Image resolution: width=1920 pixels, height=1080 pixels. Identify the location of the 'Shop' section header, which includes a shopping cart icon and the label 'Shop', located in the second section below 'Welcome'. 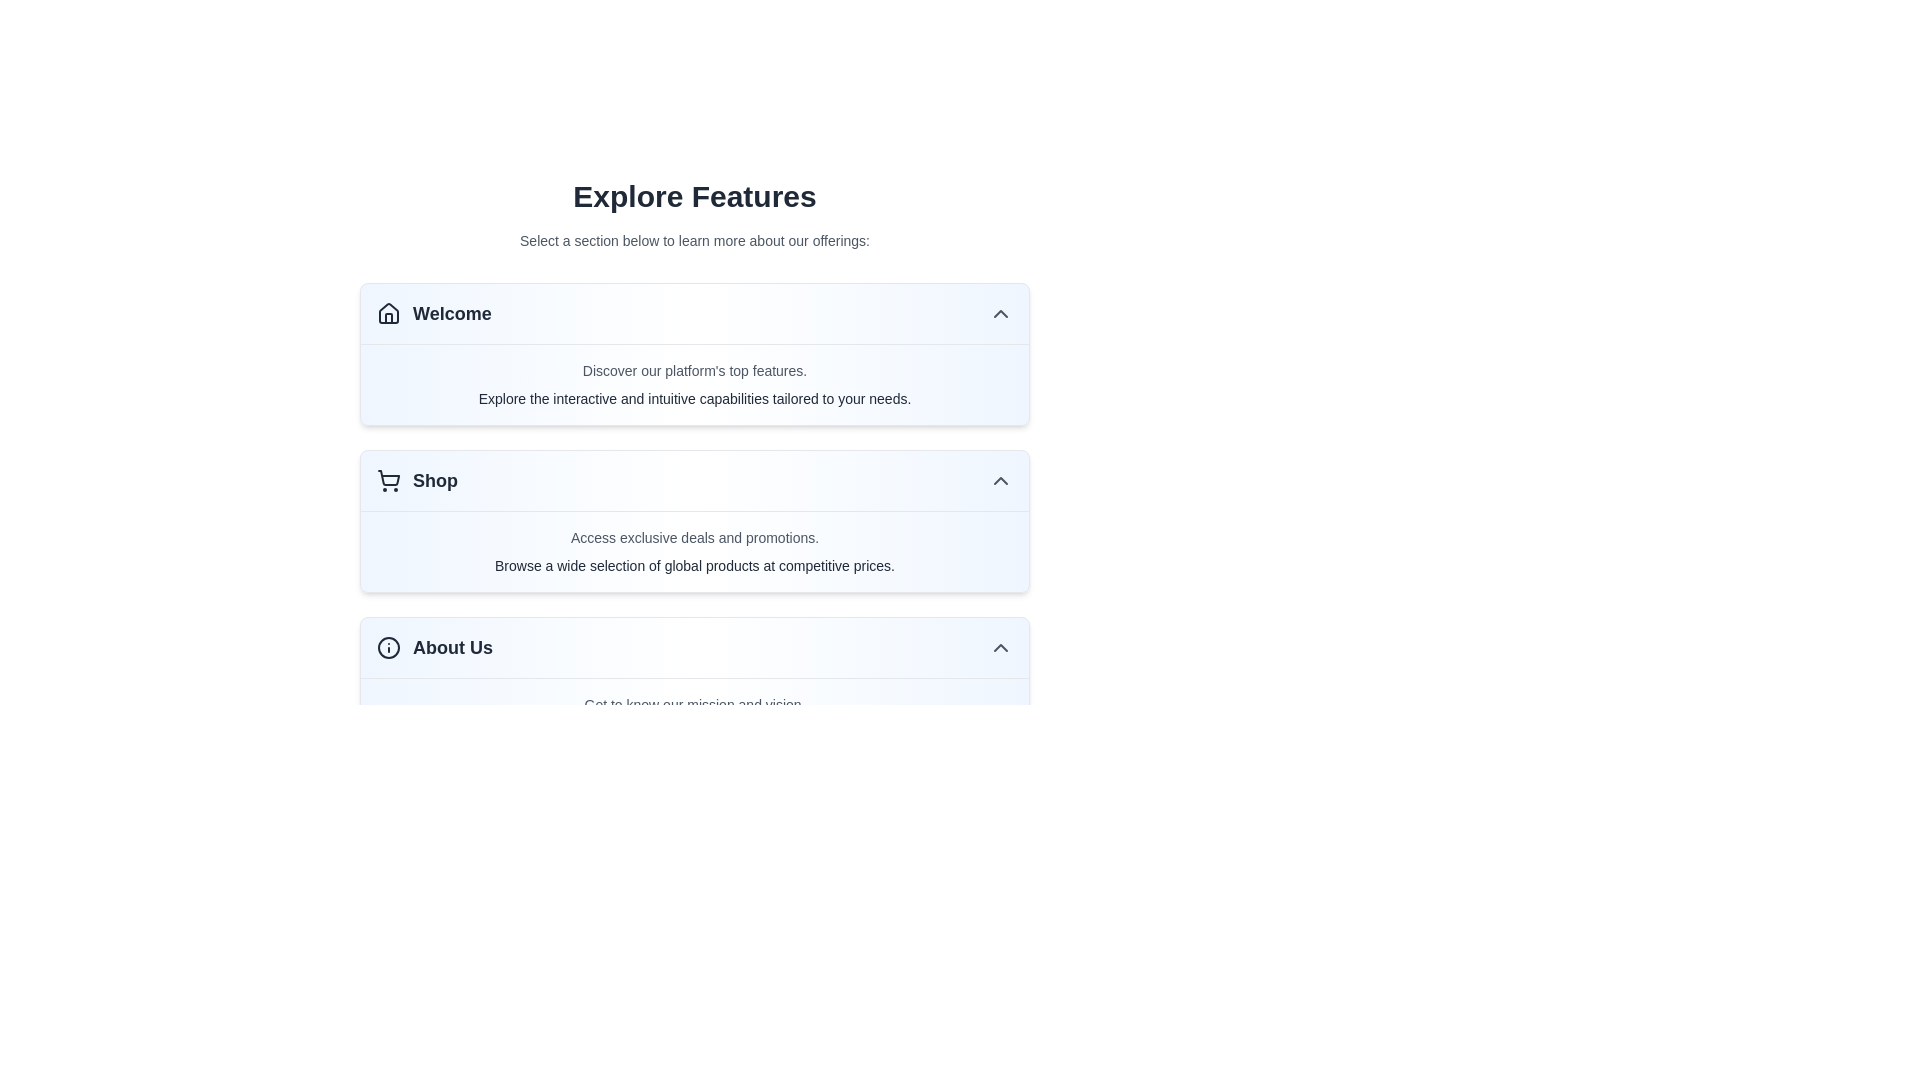
(416, 481).